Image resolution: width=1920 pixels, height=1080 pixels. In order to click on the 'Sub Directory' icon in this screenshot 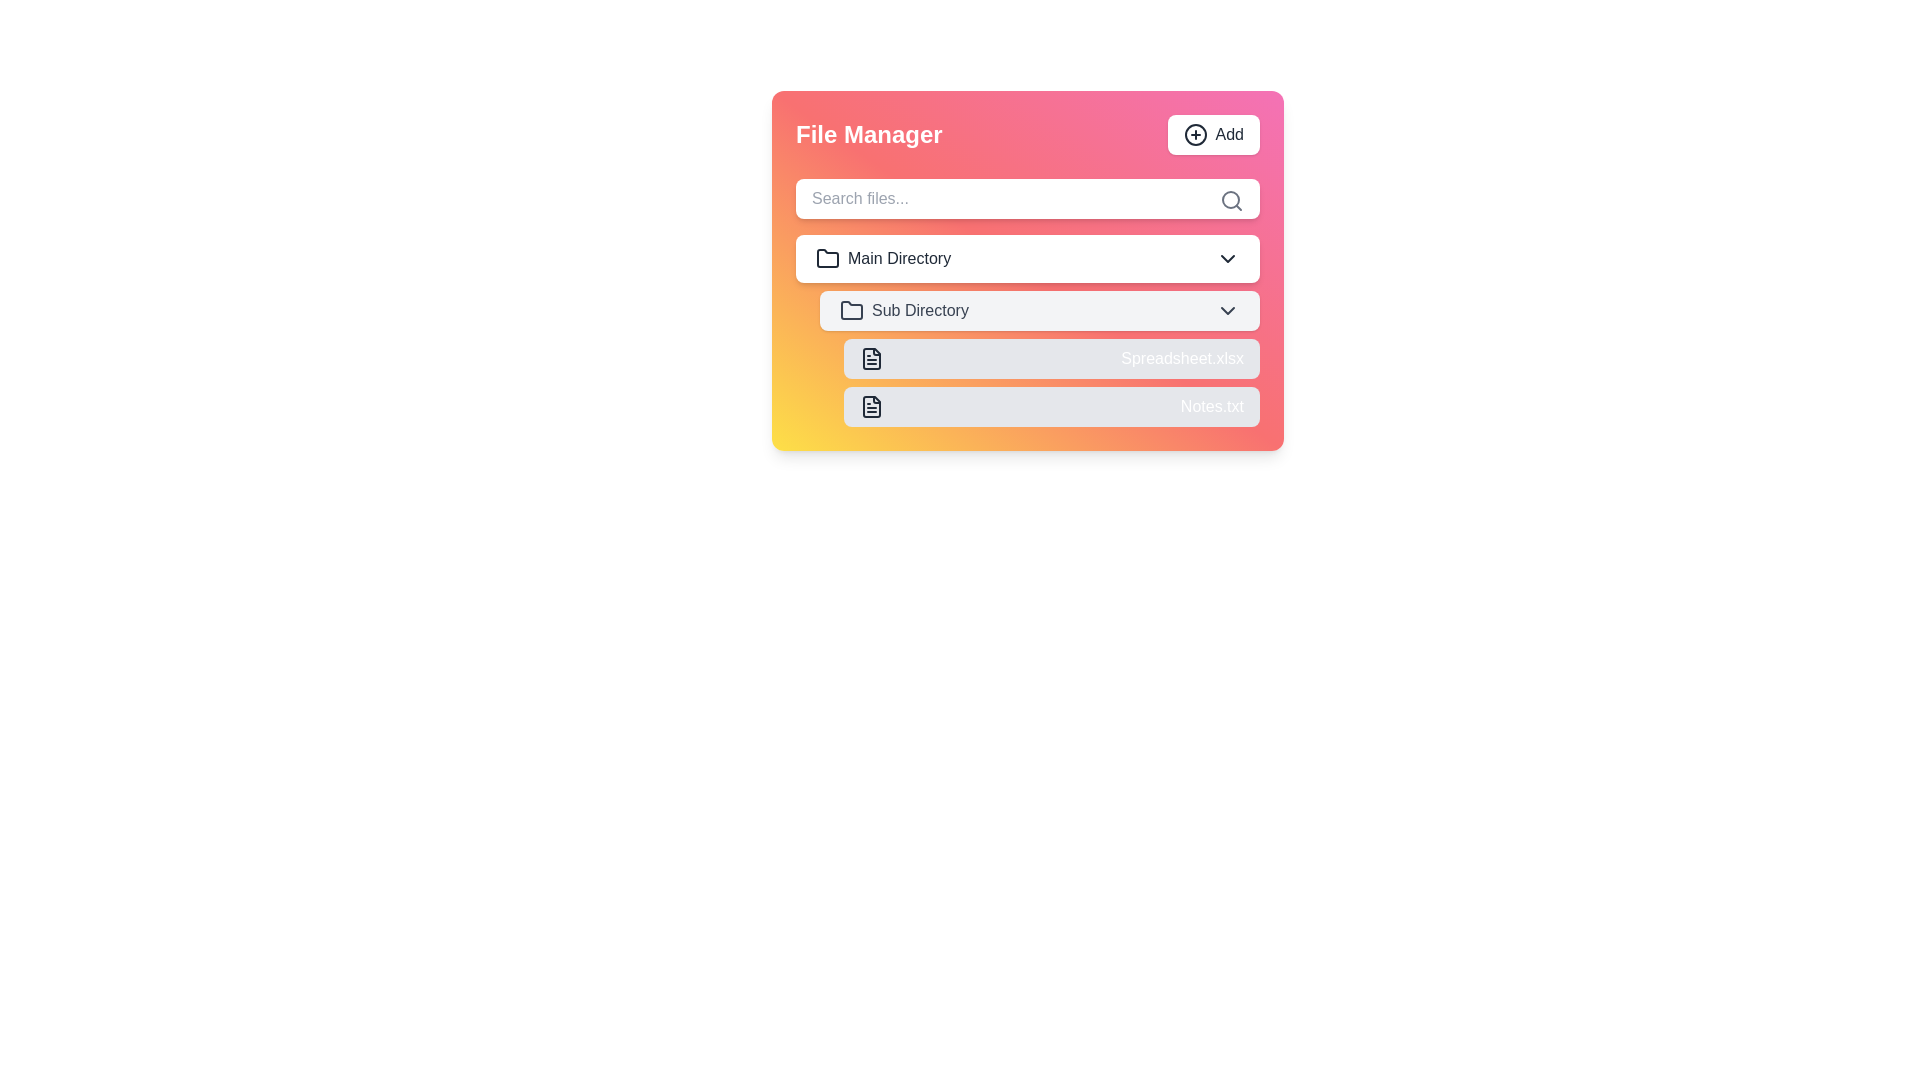, I will do `click(851, 311)`.